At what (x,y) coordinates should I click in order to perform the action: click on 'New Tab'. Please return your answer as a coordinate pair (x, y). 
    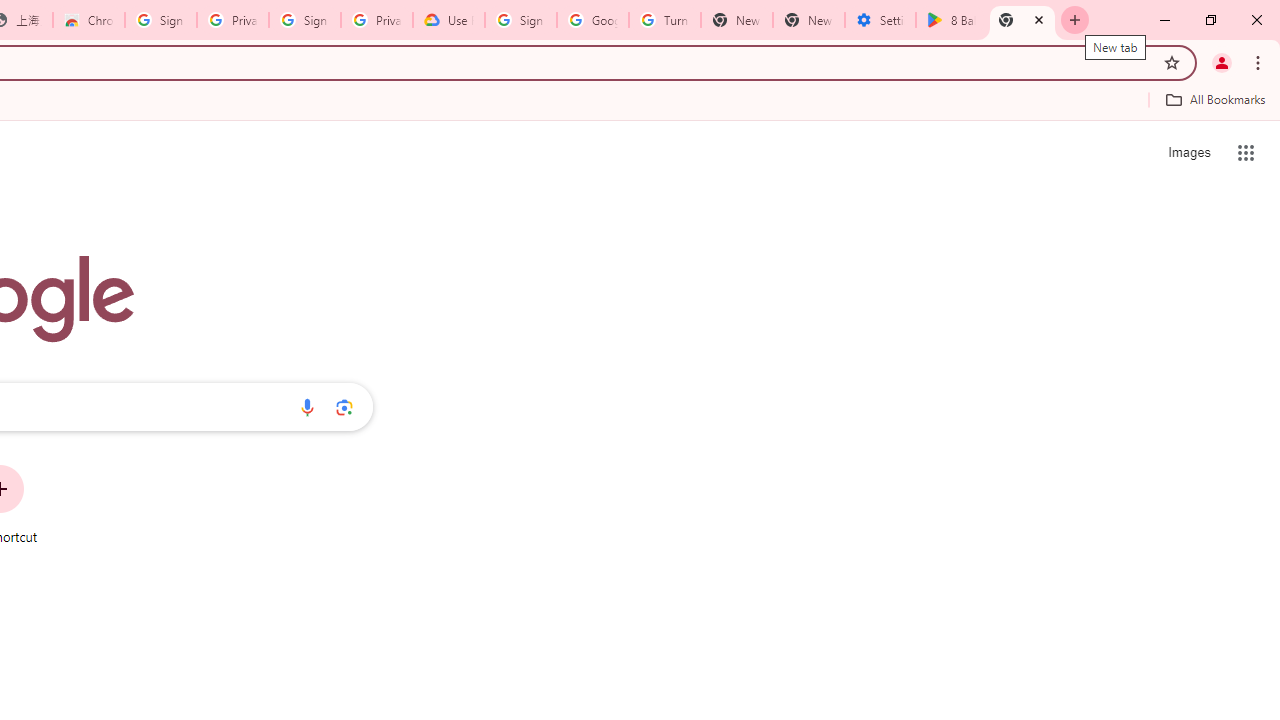
    Looking at the image, I should click on (1022, 20).